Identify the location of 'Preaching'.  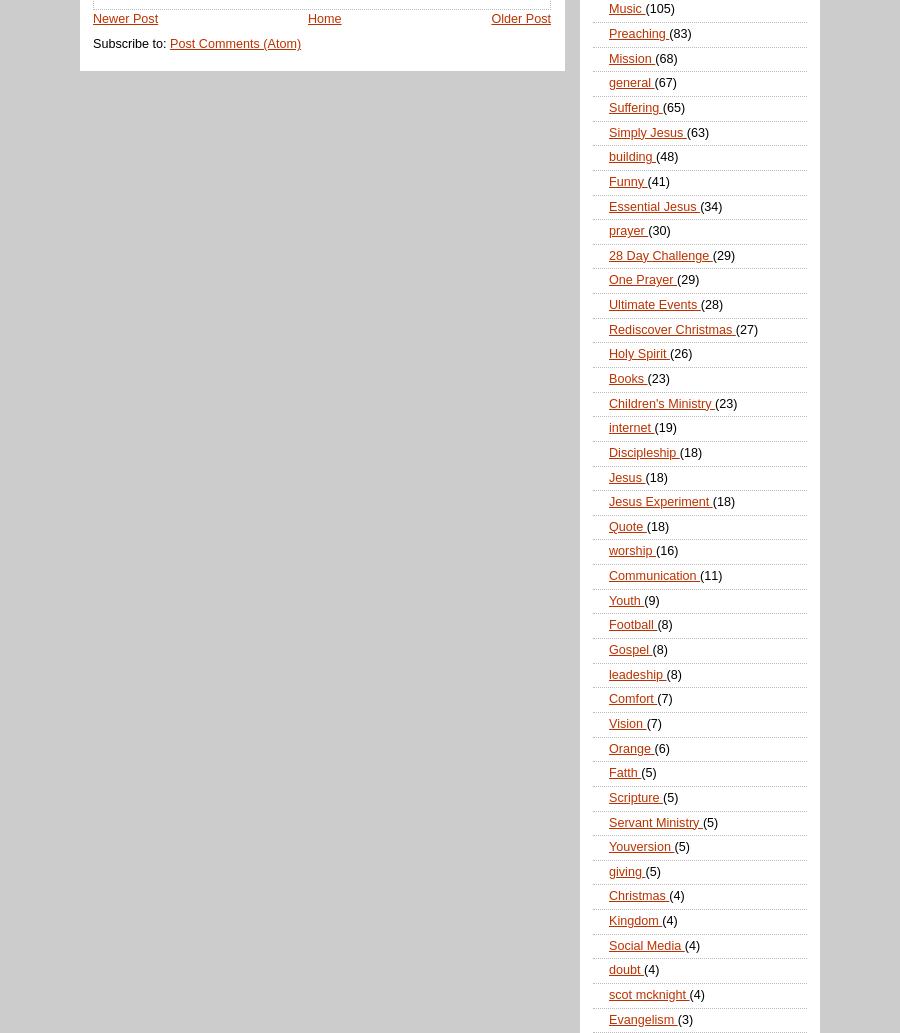
(639, 33).